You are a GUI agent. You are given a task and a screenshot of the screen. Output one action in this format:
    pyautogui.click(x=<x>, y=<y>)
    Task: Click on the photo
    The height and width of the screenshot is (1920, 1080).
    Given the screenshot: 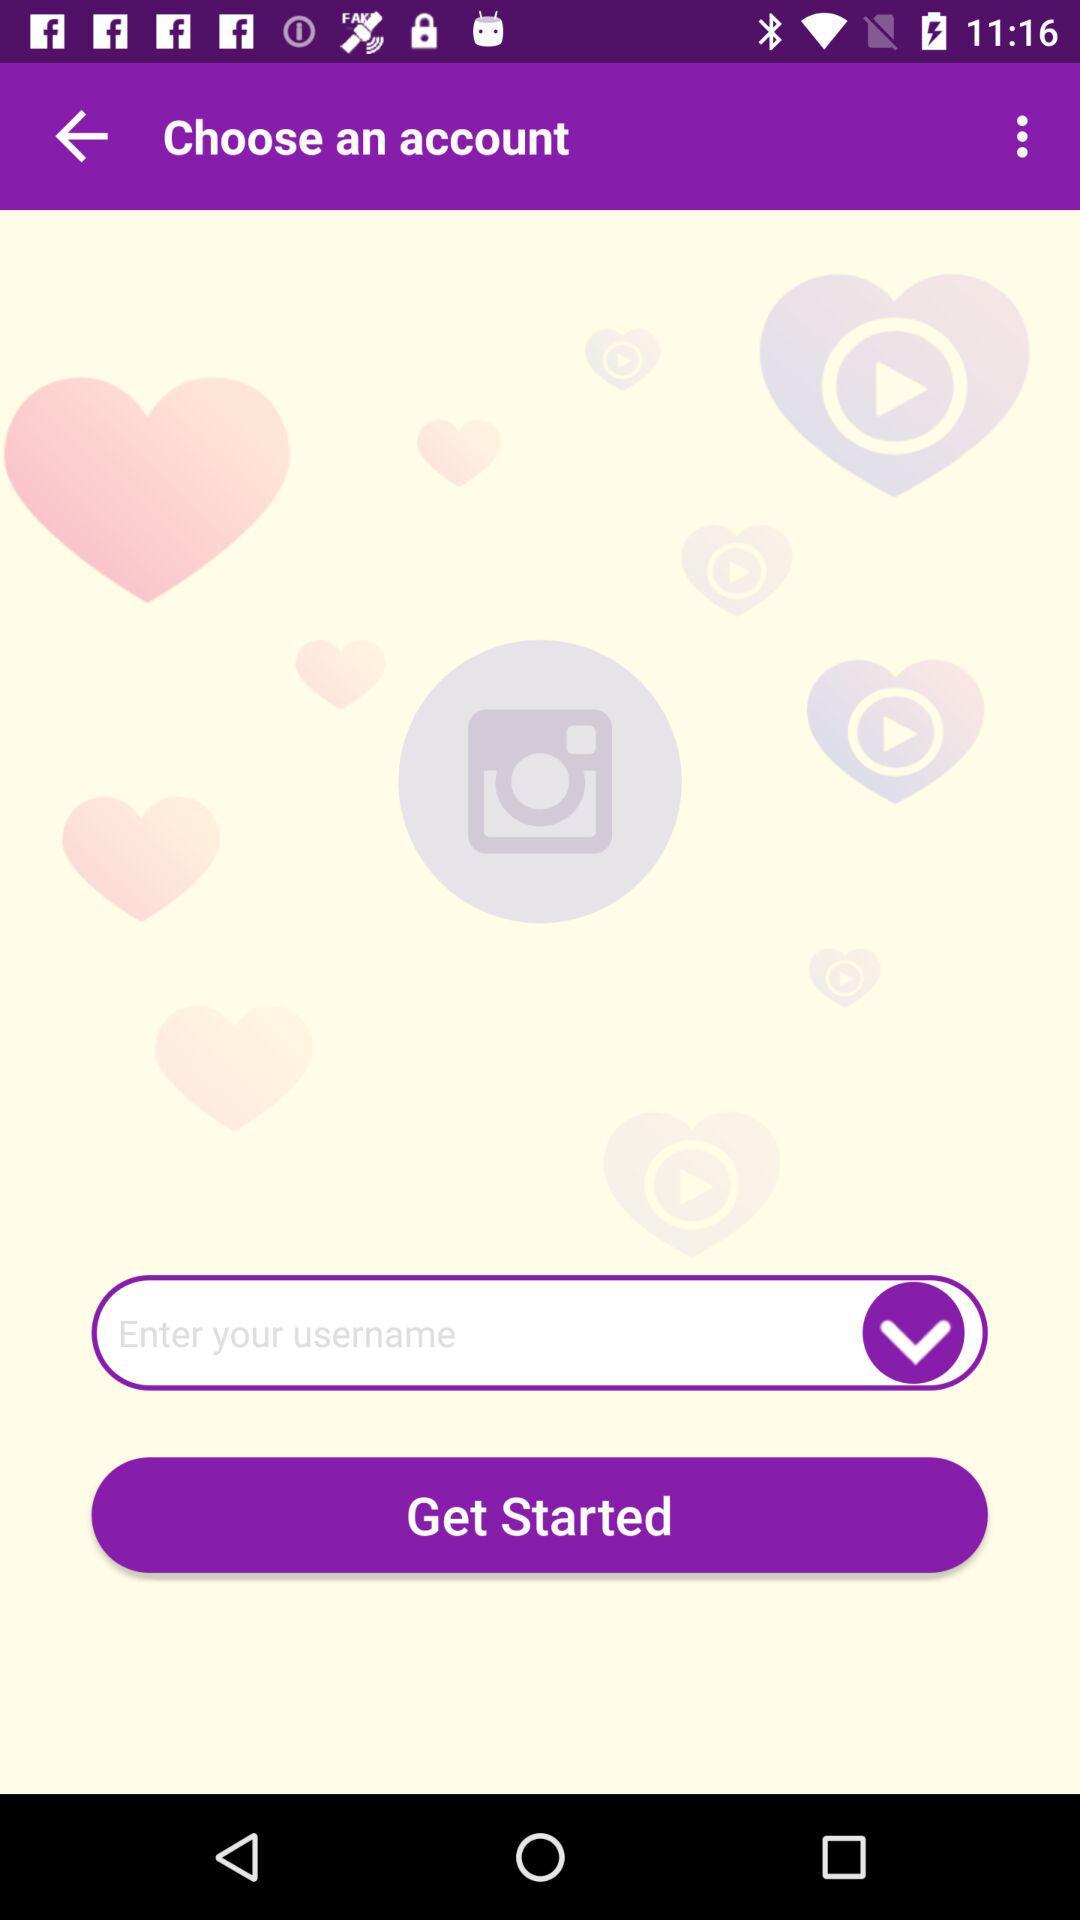 What is the action you would take?
    pyautogui.click(x=540, y=780)
    